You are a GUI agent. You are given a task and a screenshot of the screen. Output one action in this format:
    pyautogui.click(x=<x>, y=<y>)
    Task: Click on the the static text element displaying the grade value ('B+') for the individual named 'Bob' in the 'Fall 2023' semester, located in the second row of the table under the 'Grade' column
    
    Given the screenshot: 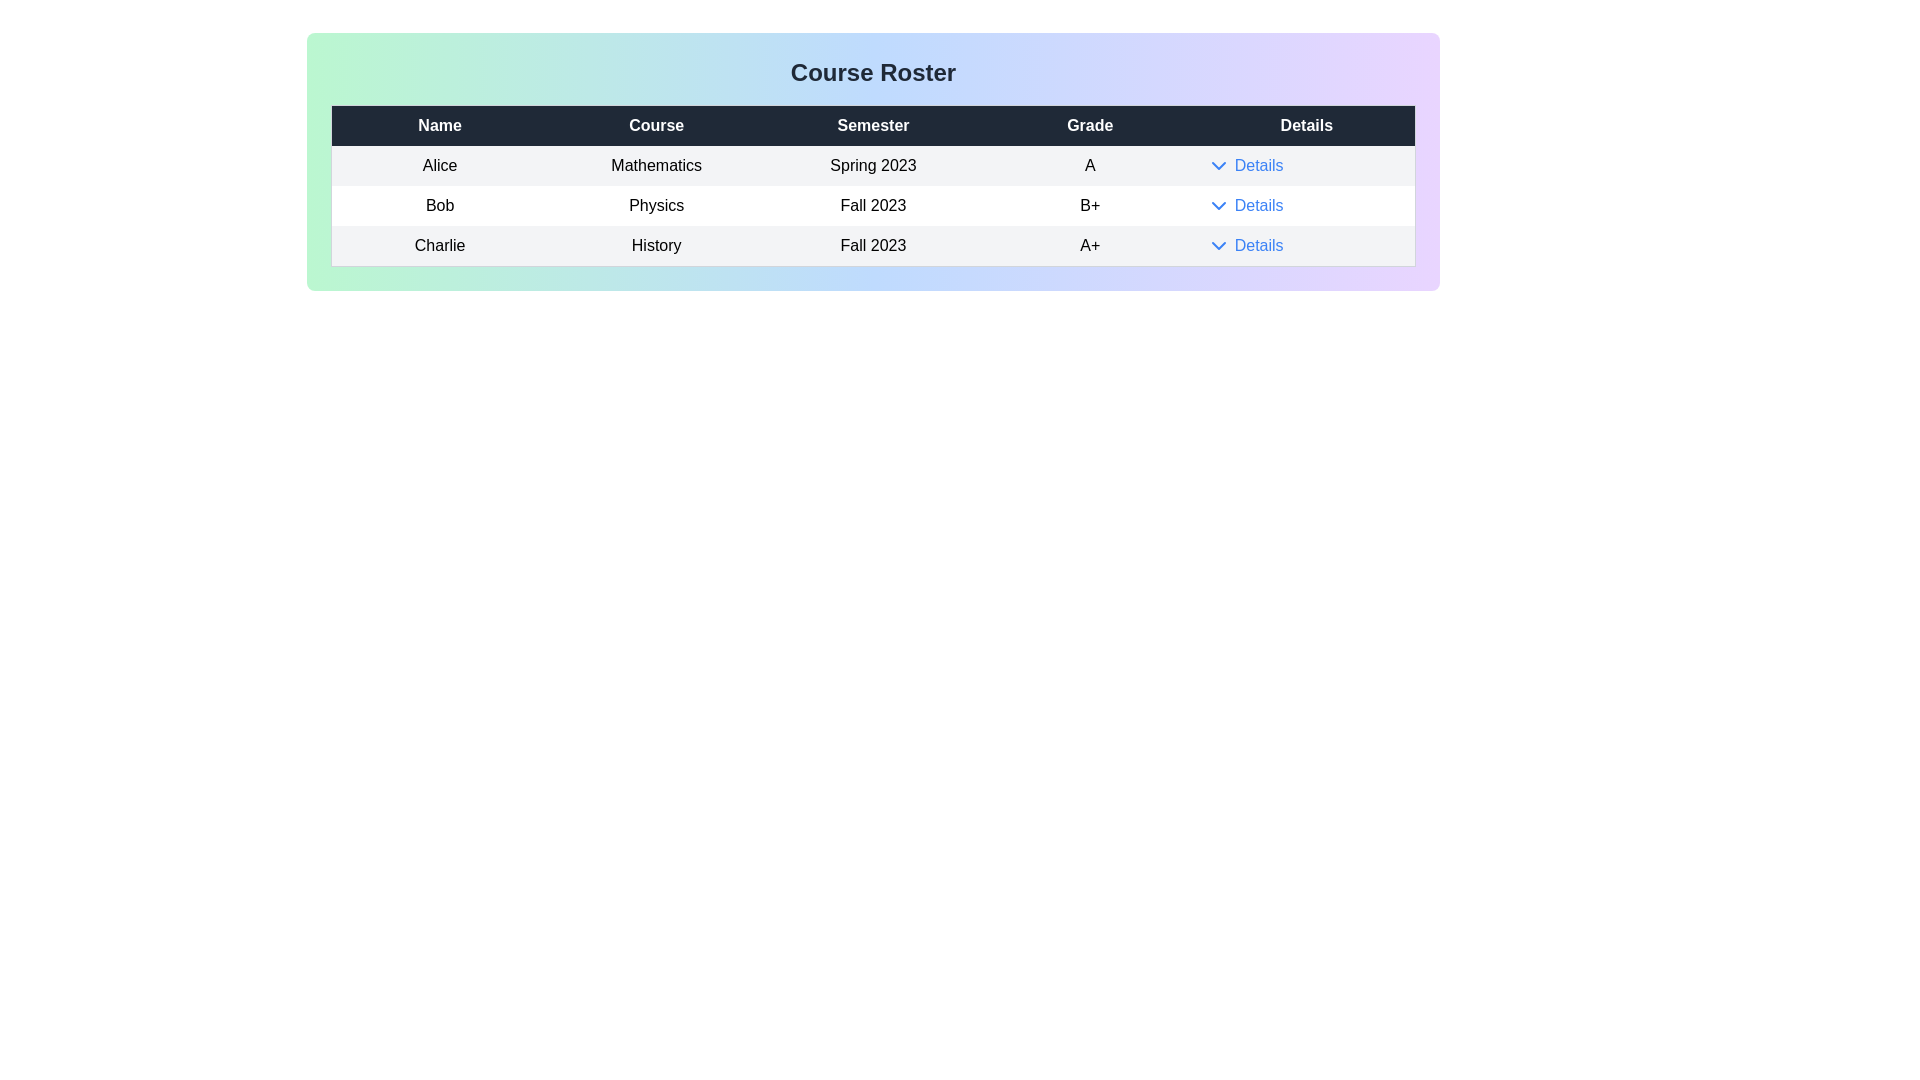 What is the action you would take?
    pyautogui.click(x=1089, y=205)
    